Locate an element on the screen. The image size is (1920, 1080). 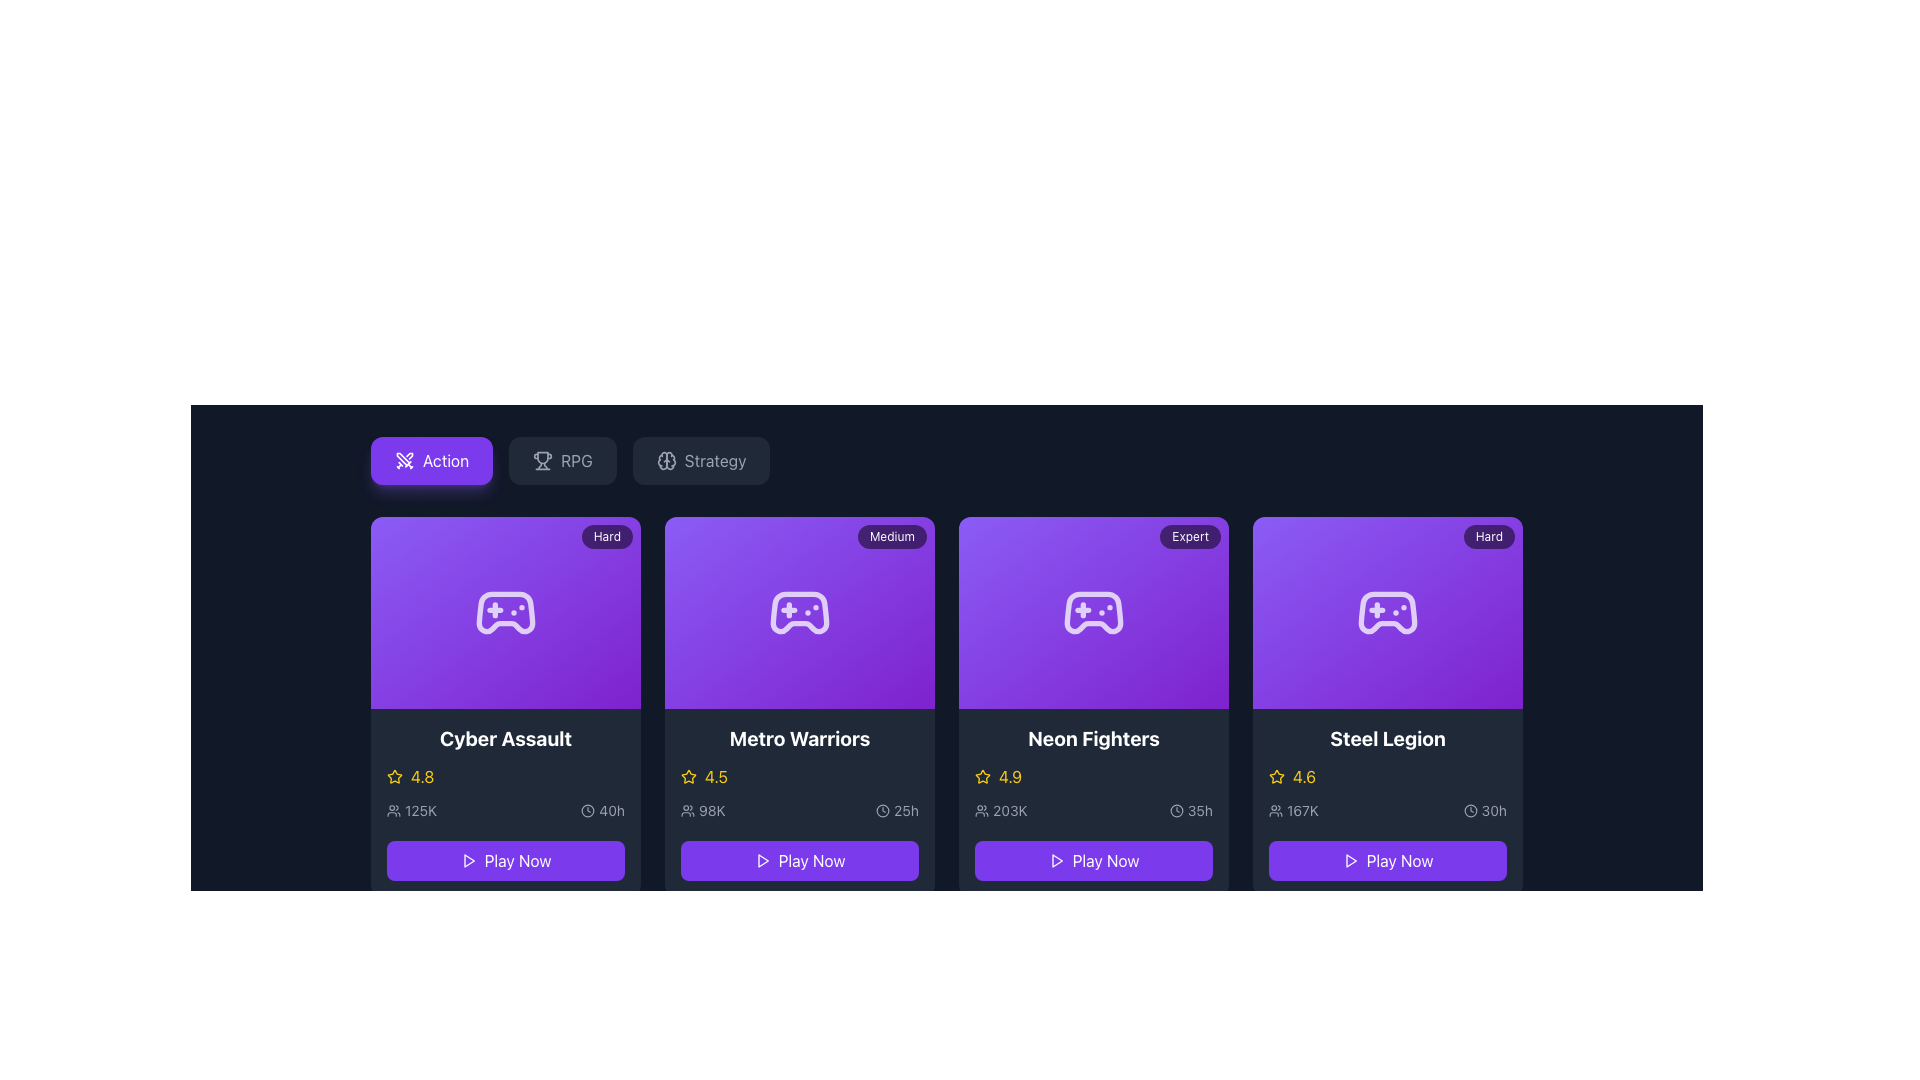
the user icon located to the left of the text '167K' at the bottom of the fourth card labeled 'Steel Legion' is located at coordinates (1275, 810).